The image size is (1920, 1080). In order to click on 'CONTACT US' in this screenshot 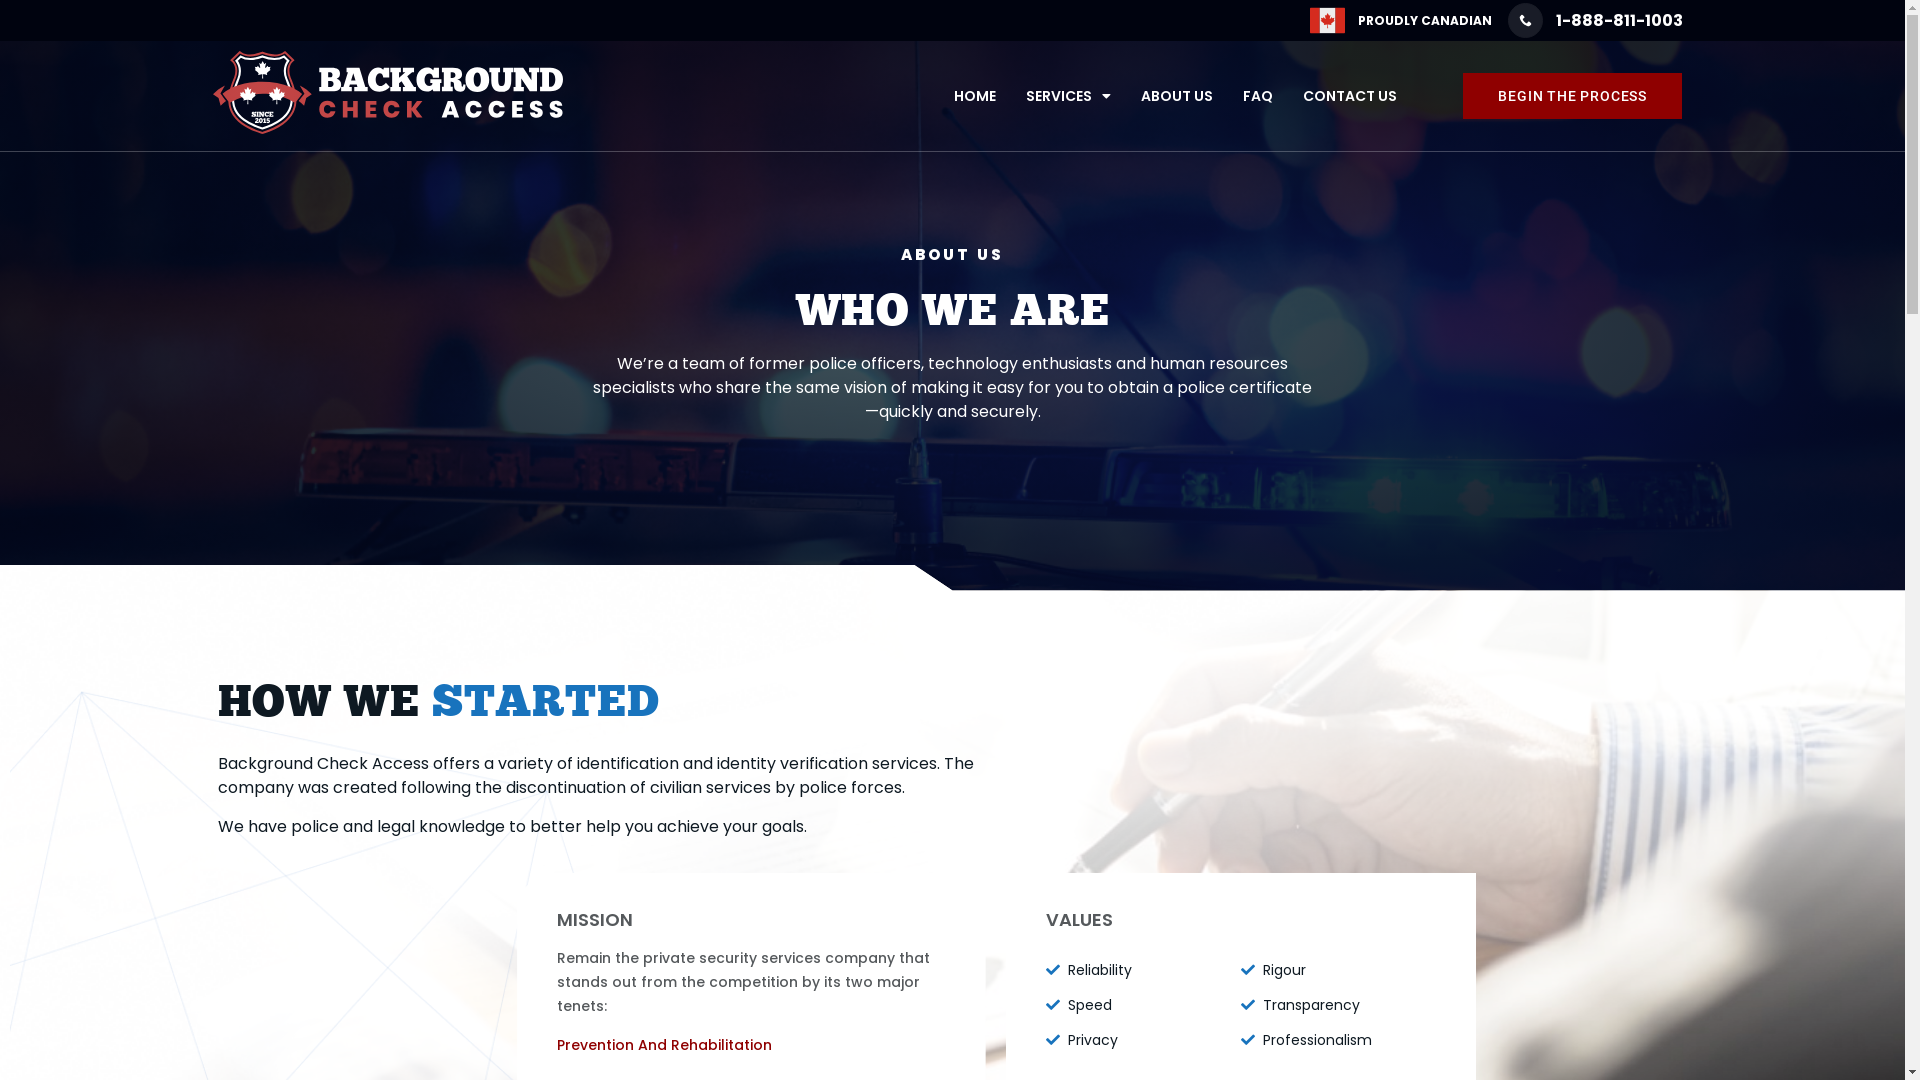, I will do `click(1349, 96)`.